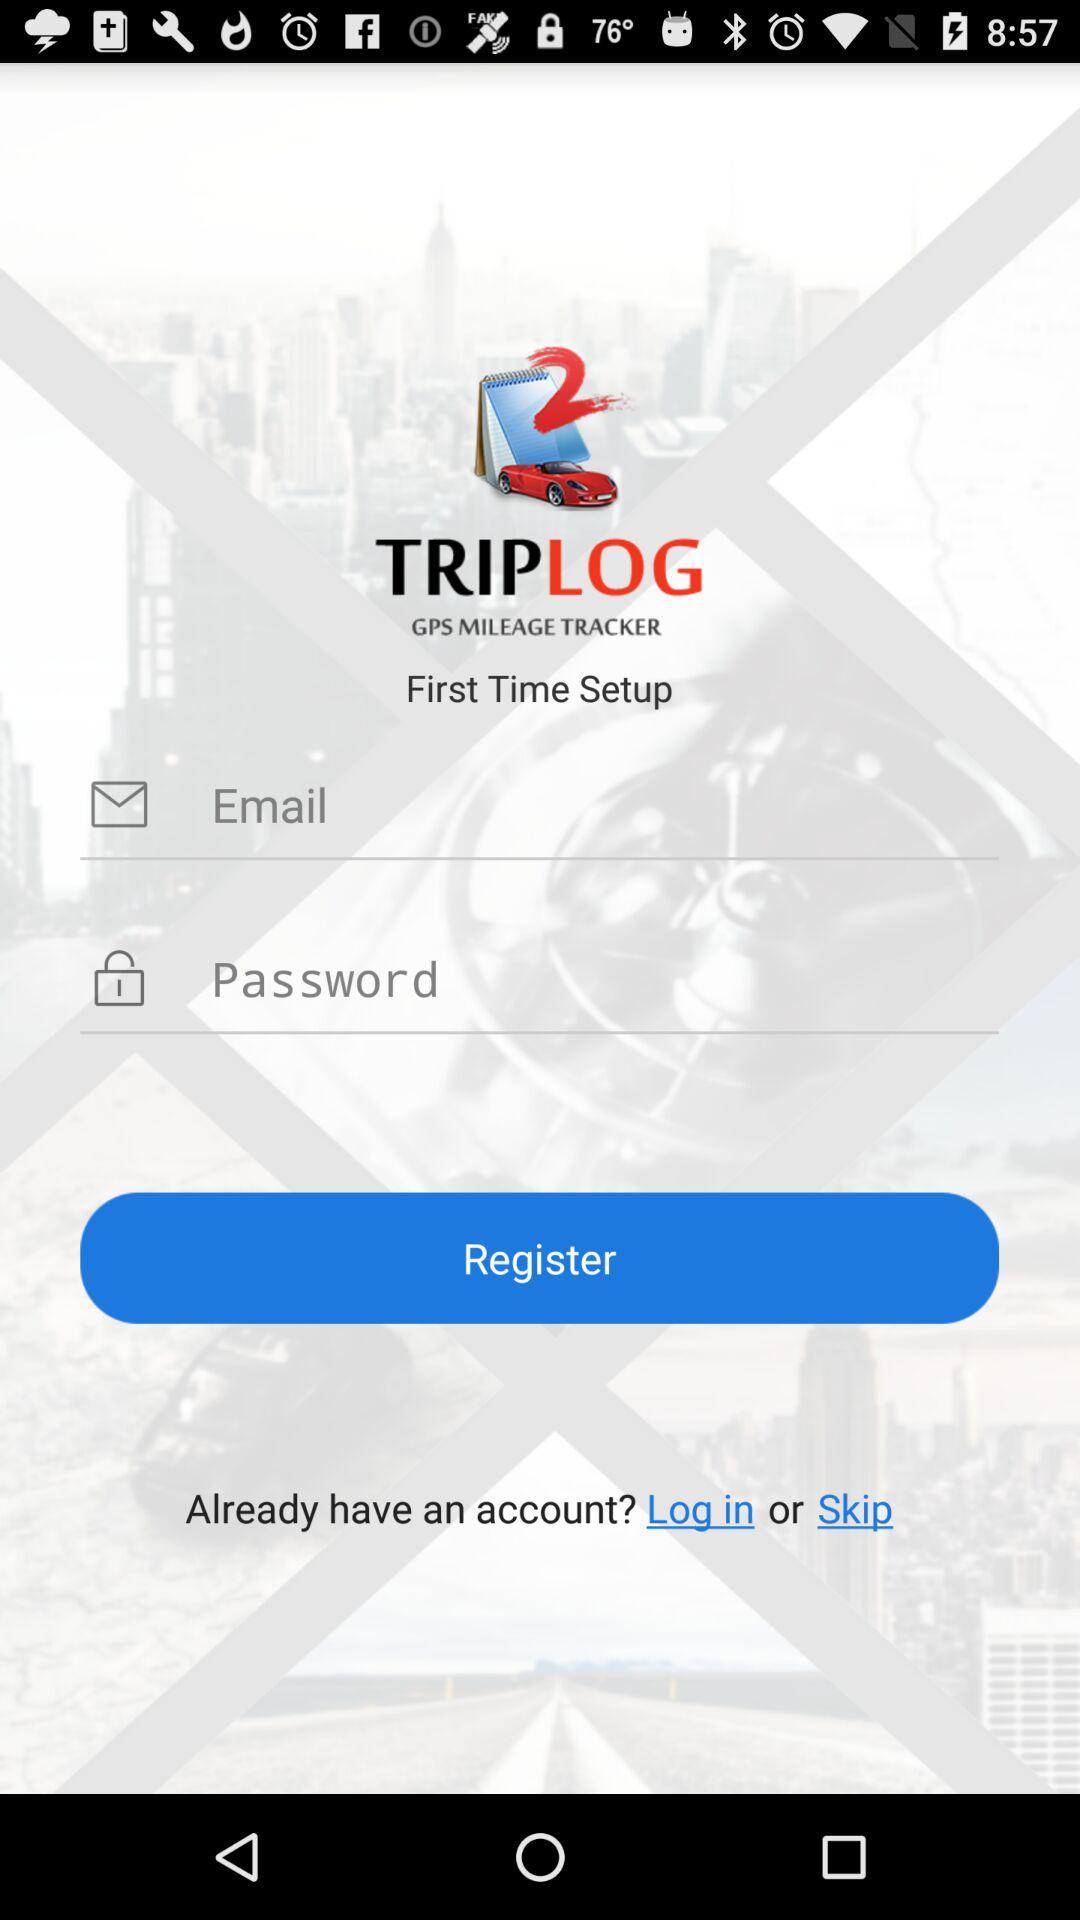 The height and width of the screenshot is (1920, 1080). Describe the element at coordinates (855, 1507) in the screenshot. I see `skip app` at that location.